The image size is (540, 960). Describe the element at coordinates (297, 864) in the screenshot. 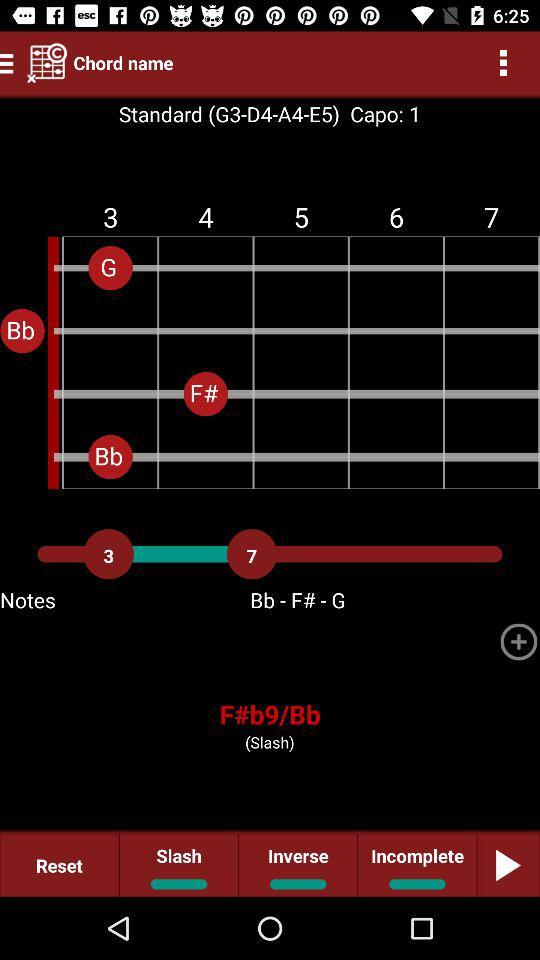

I see `the item next to slash icon` at that location.